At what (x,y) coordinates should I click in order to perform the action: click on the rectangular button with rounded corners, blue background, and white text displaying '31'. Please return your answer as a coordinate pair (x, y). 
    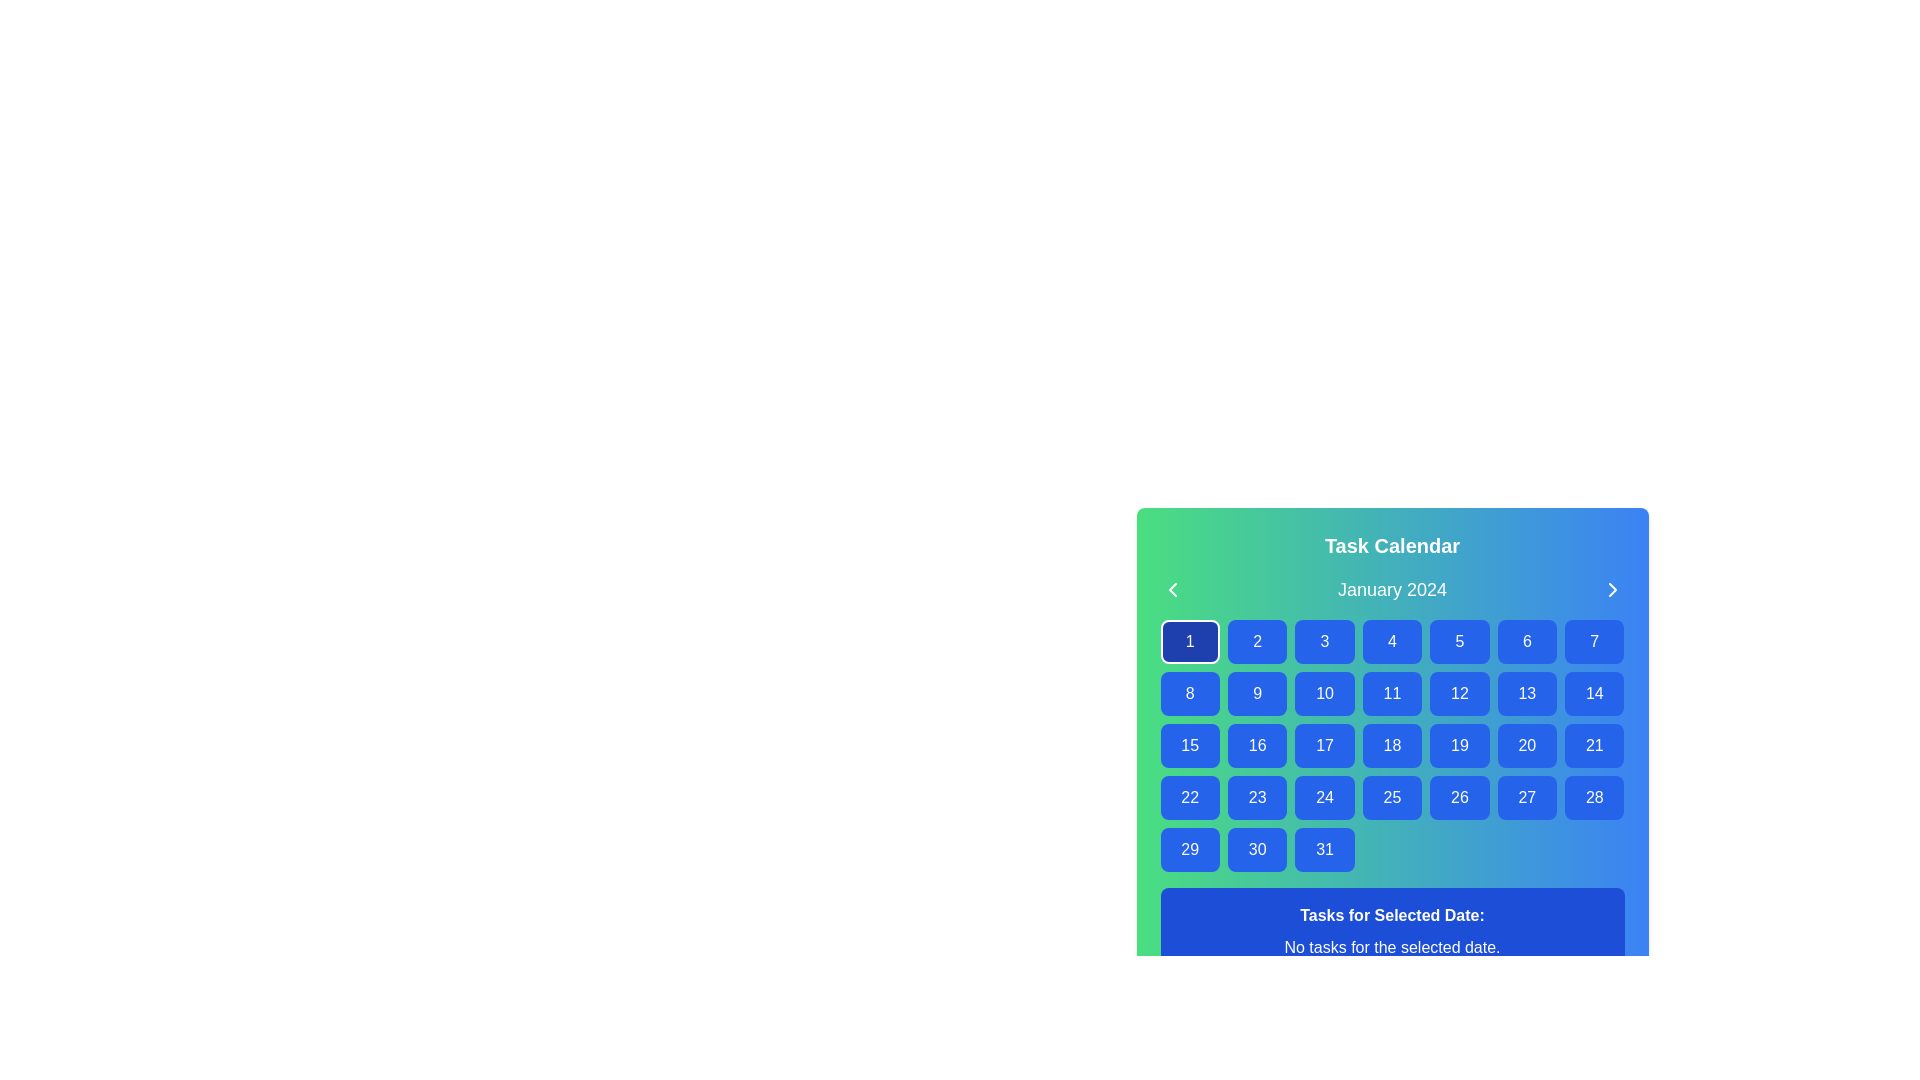
    Looking at the image, I should click on (1324, 849).